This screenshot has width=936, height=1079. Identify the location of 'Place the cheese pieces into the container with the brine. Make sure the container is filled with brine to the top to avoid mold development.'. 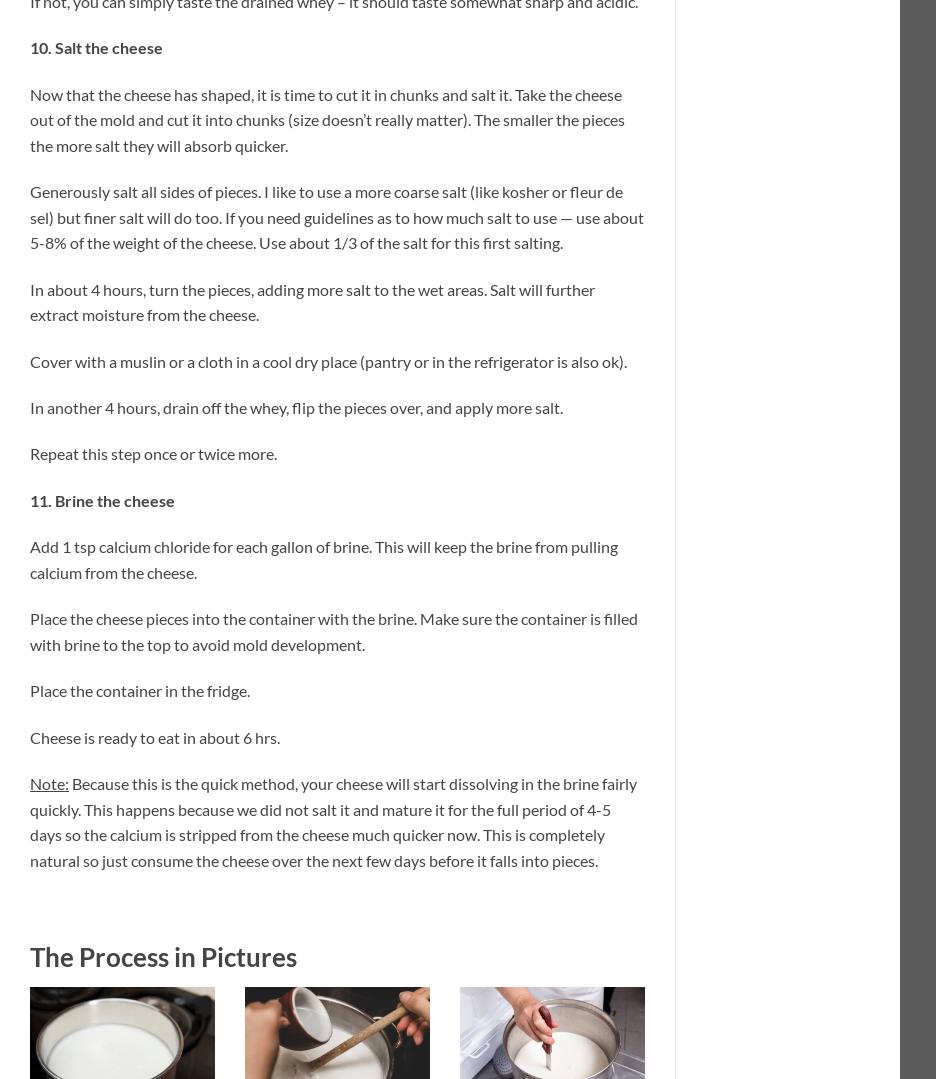
(29, 629).